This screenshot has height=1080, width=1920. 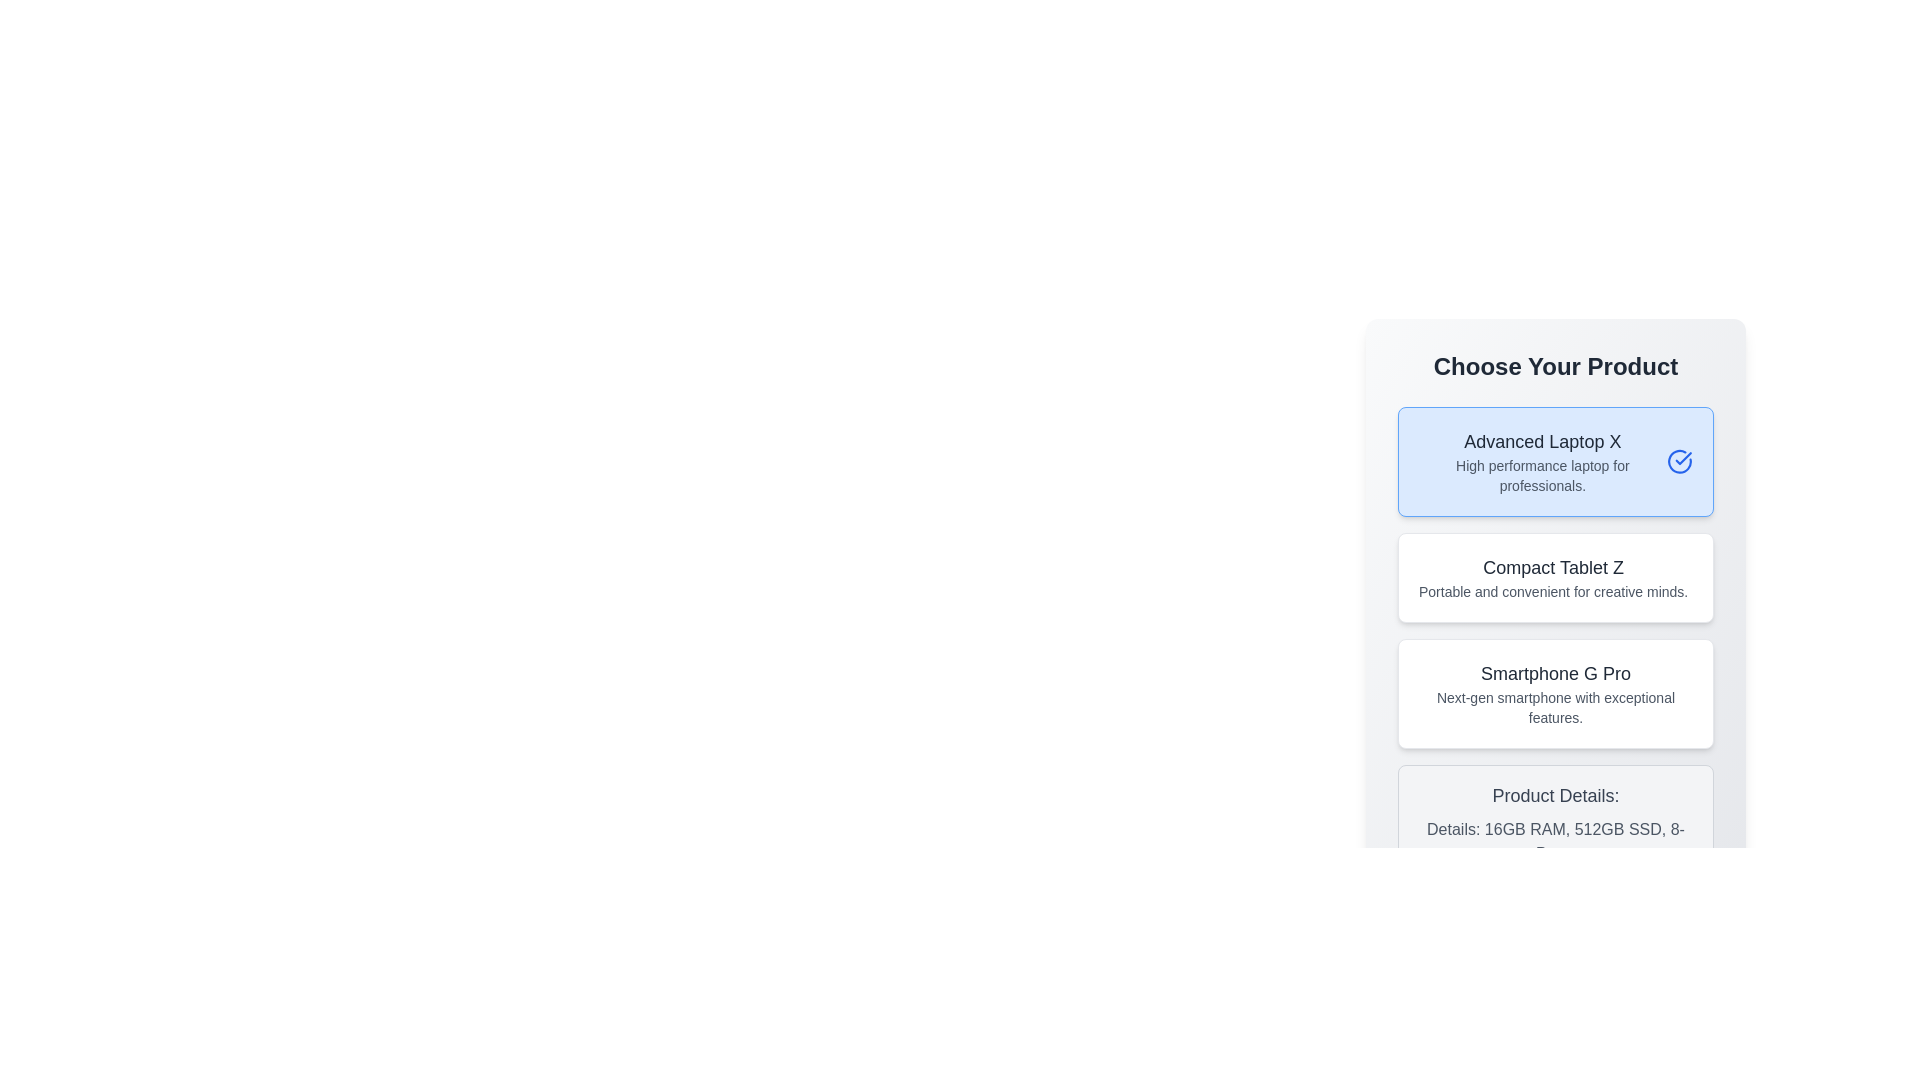 I want to click on the Informative card displaying 'Smartphone G Pro', which is the third card in a vertical list of product listings, so click(x=1554, y=693).